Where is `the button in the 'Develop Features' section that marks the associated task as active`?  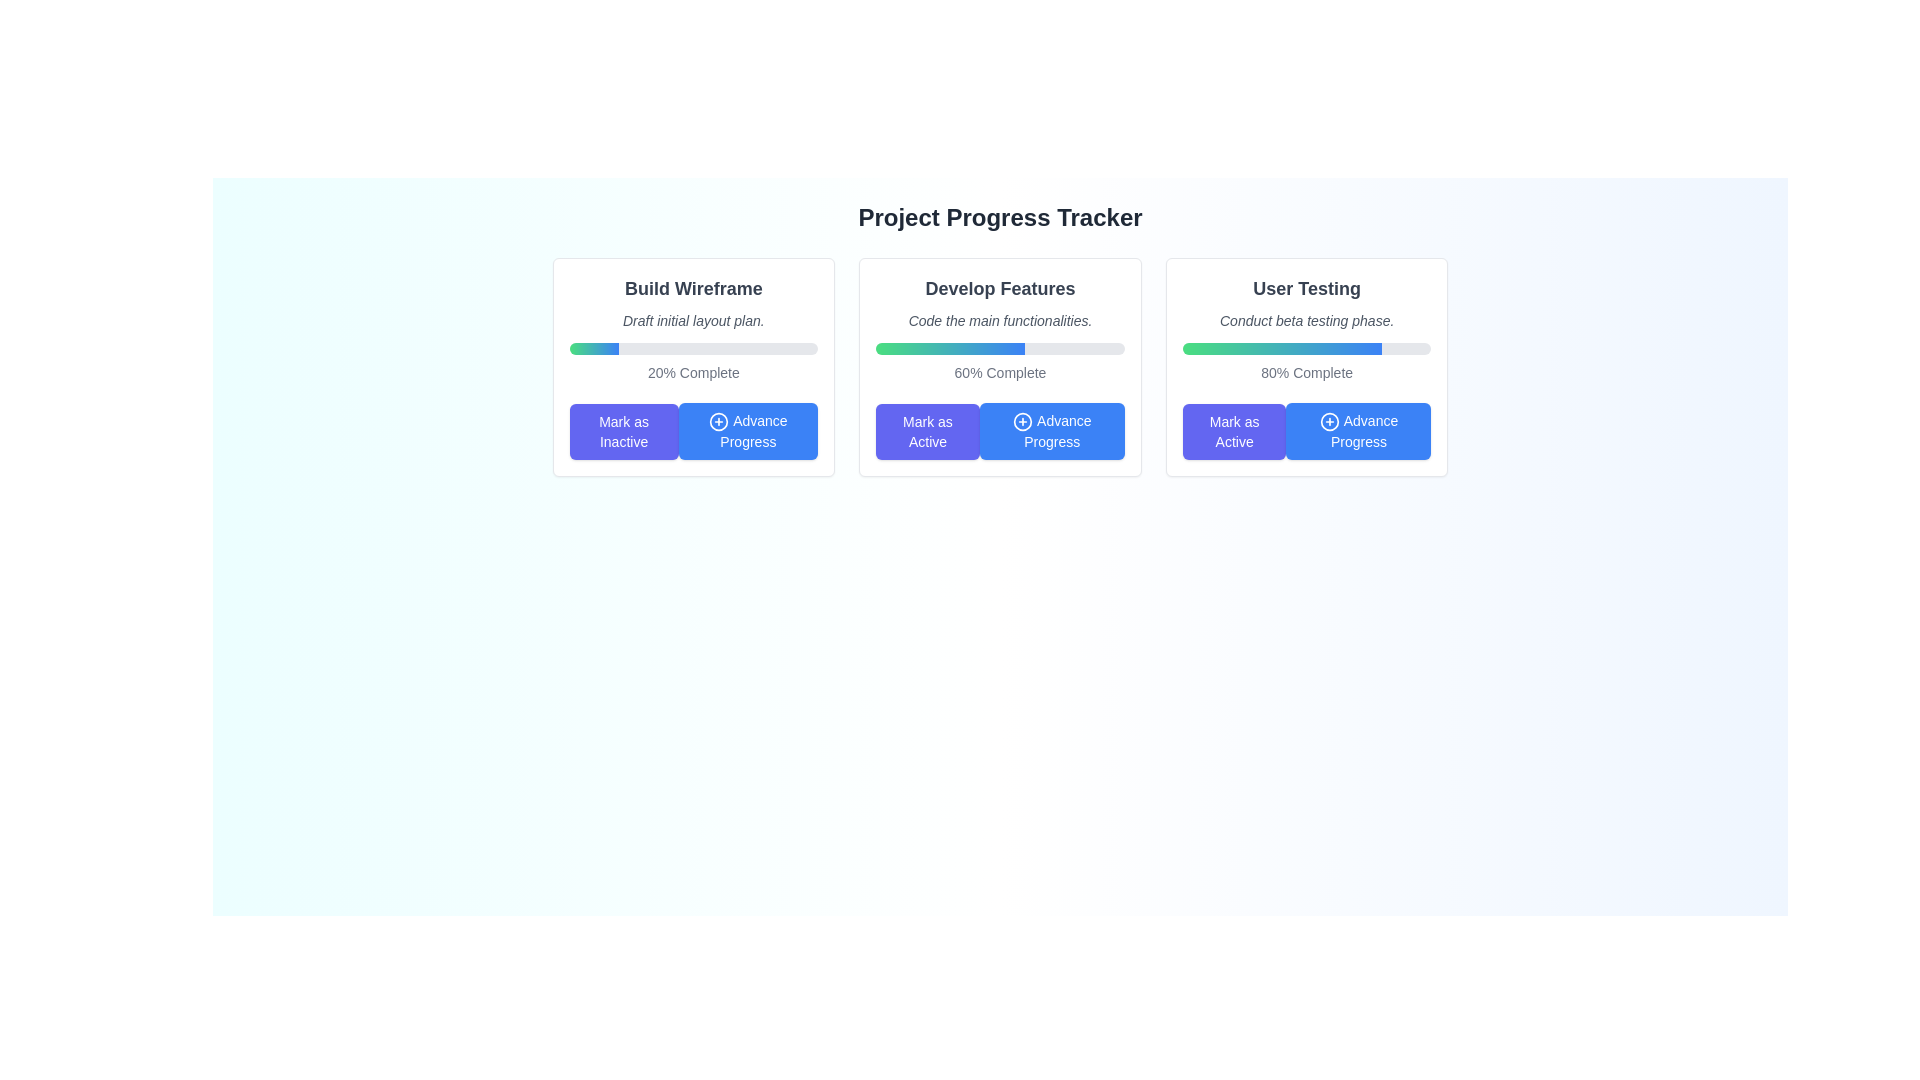 the button in the 'Develop Features' section that marks the associated task as active is located at coordinates (926, 430).